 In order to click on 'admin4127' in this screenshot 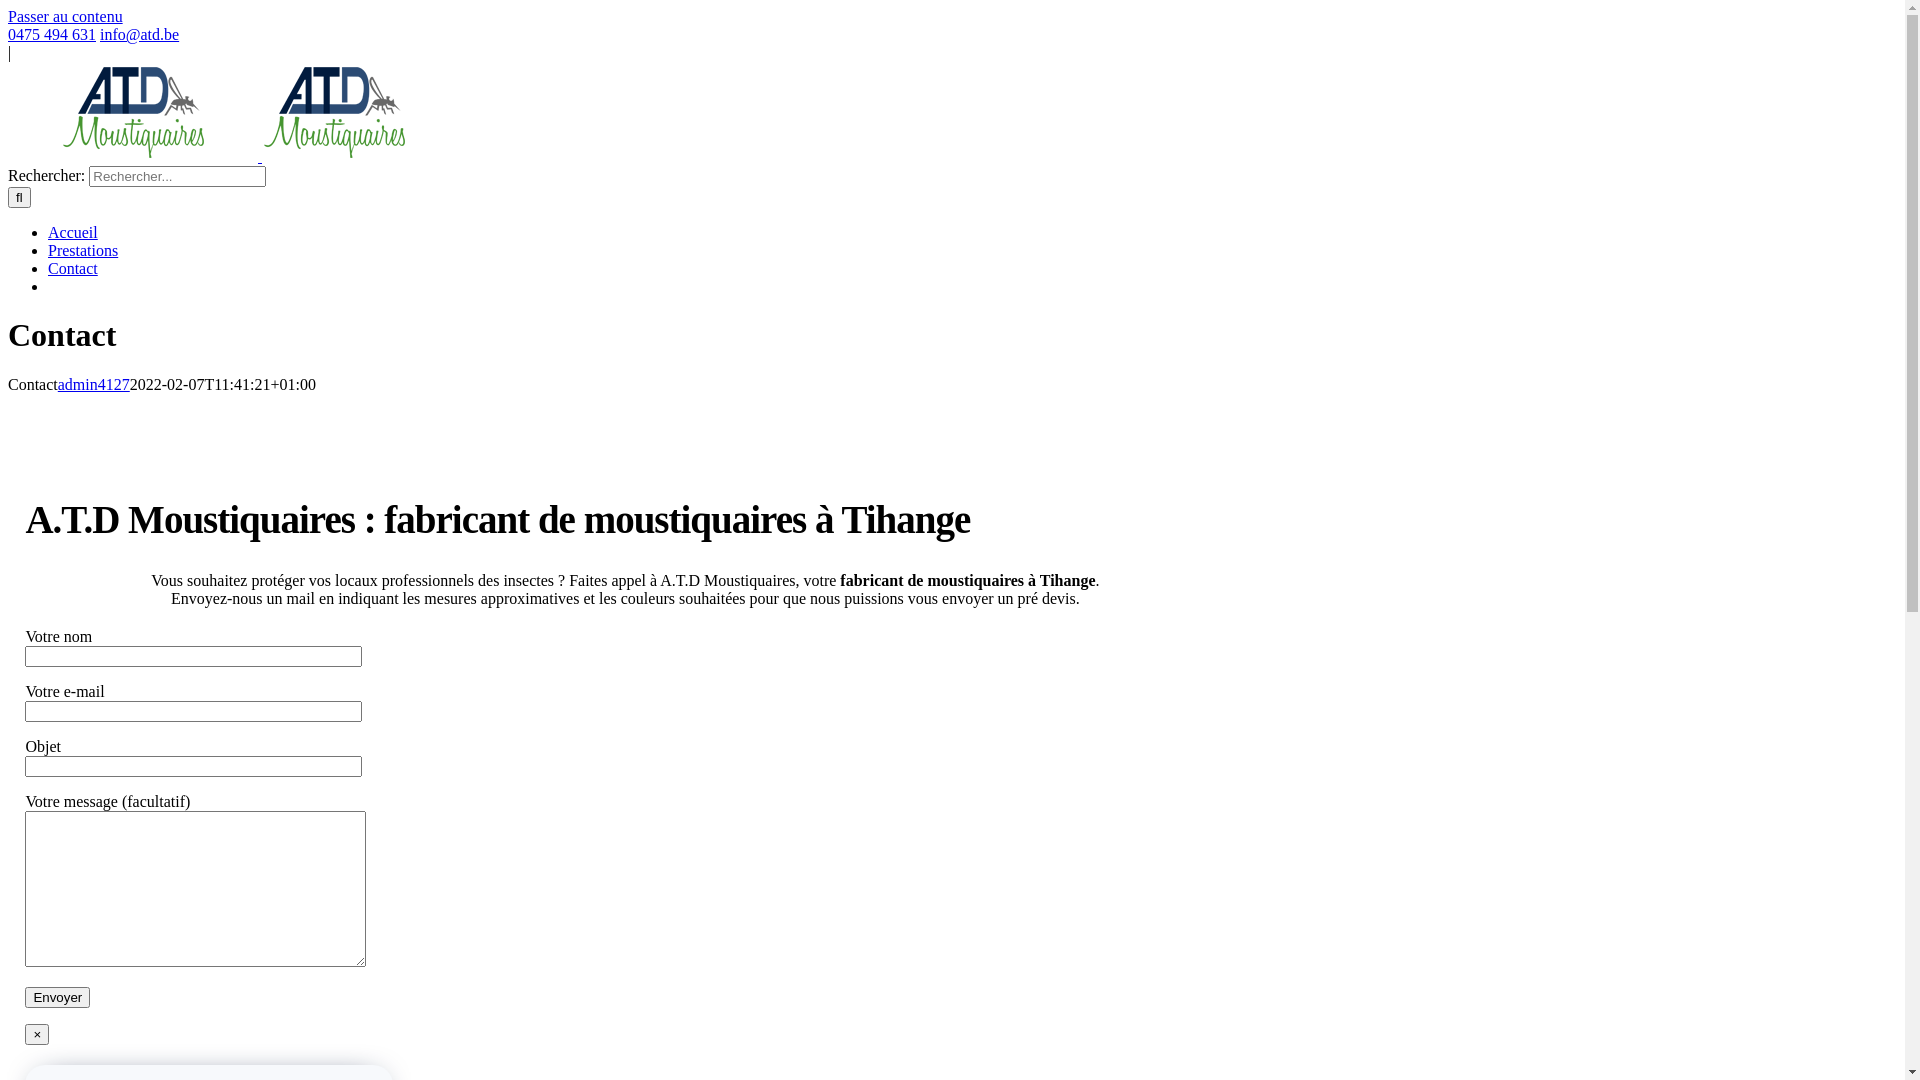, I will do `click(57, 384)`.